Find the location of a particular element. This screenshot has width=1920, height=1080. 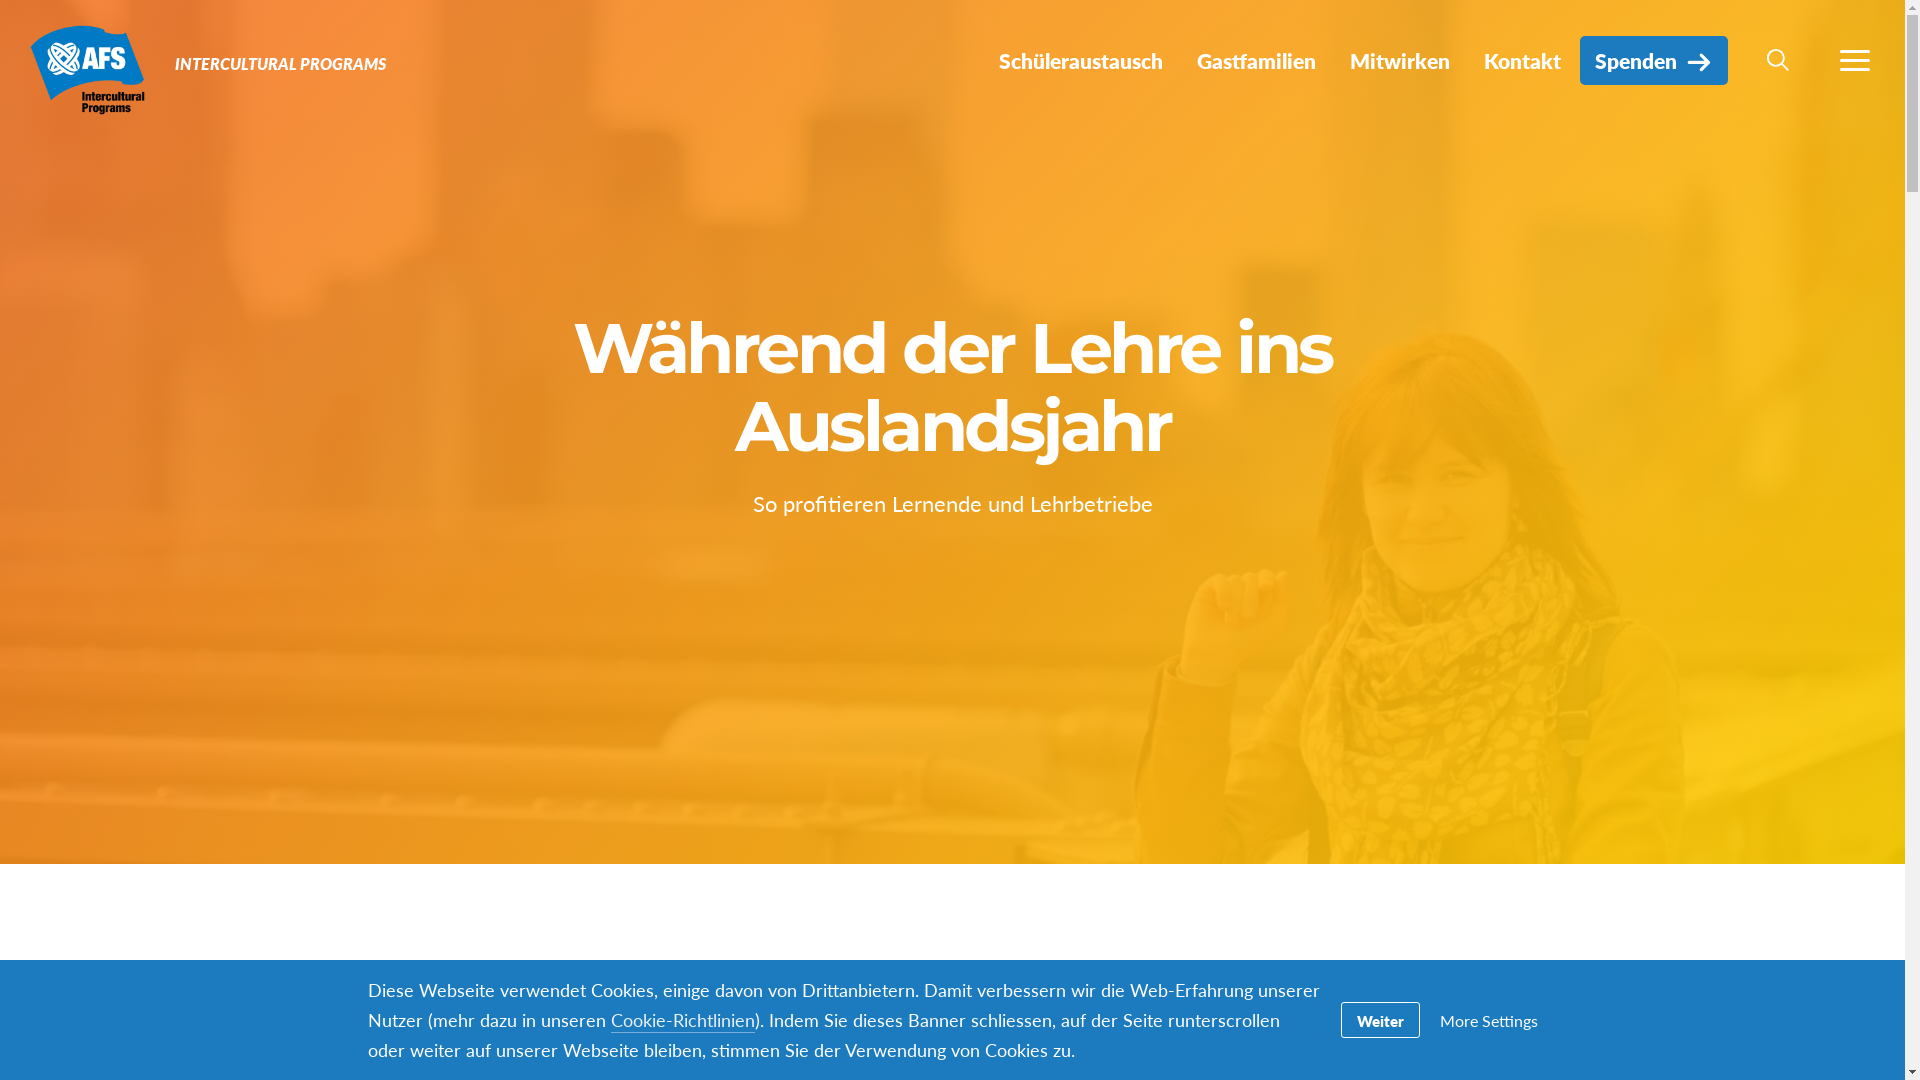

'Mitwirken' is located at coordinates (1399, 59).